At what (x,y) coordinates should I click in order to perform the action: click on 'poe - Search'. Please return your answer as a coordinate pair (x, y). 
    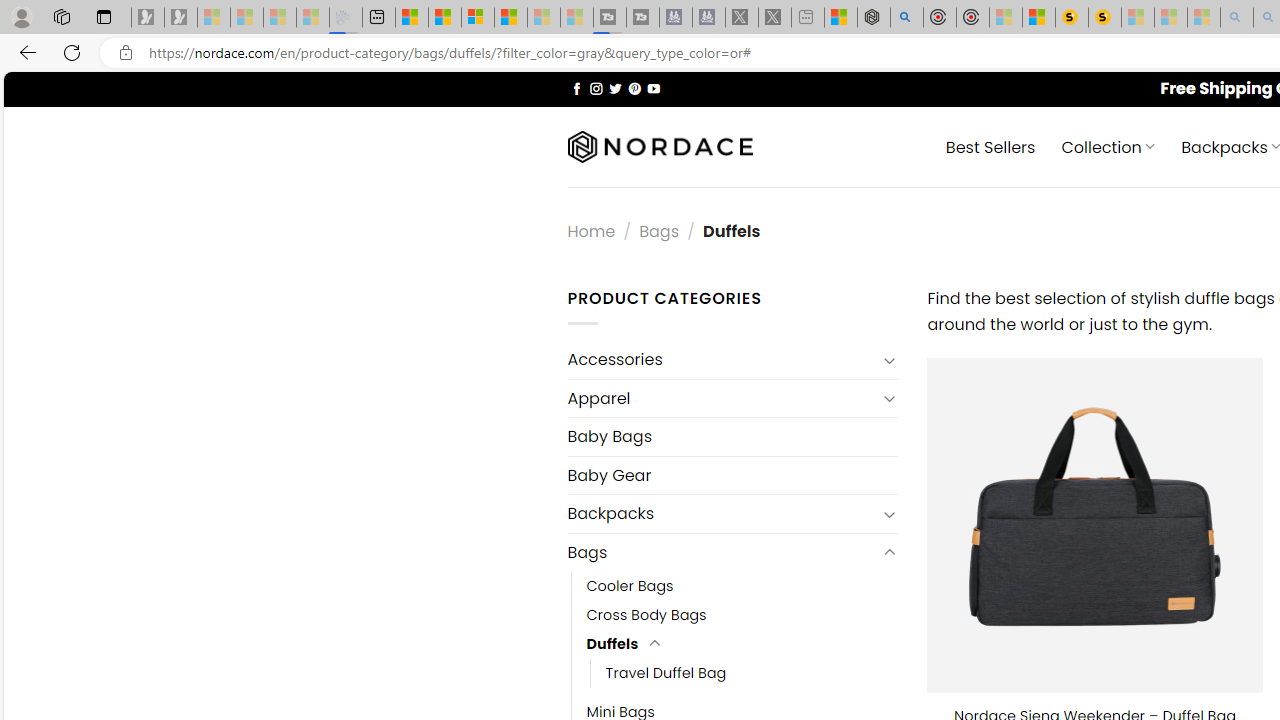
    Looking at the image, I should click on (905, 17).